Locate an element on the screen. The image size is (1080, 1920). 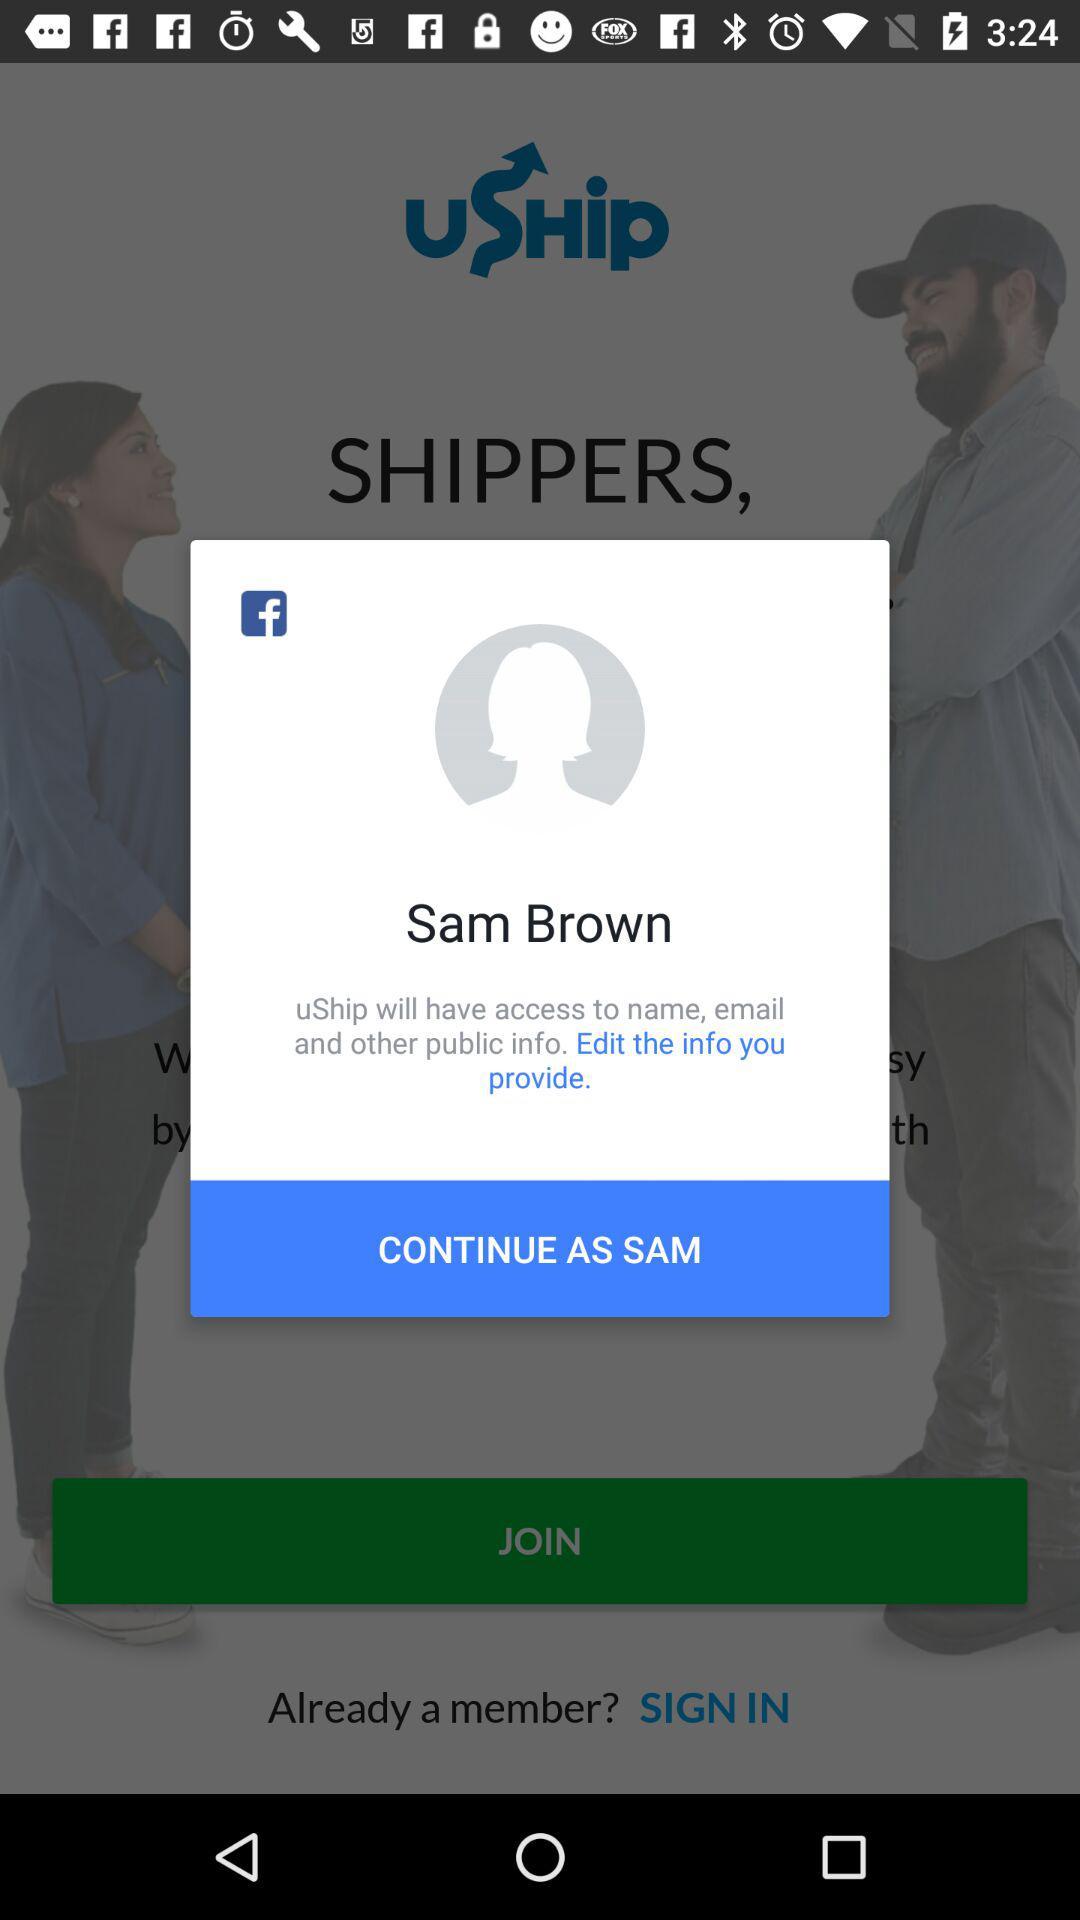
icon below sam brown is located at coordinates (540, 1041).